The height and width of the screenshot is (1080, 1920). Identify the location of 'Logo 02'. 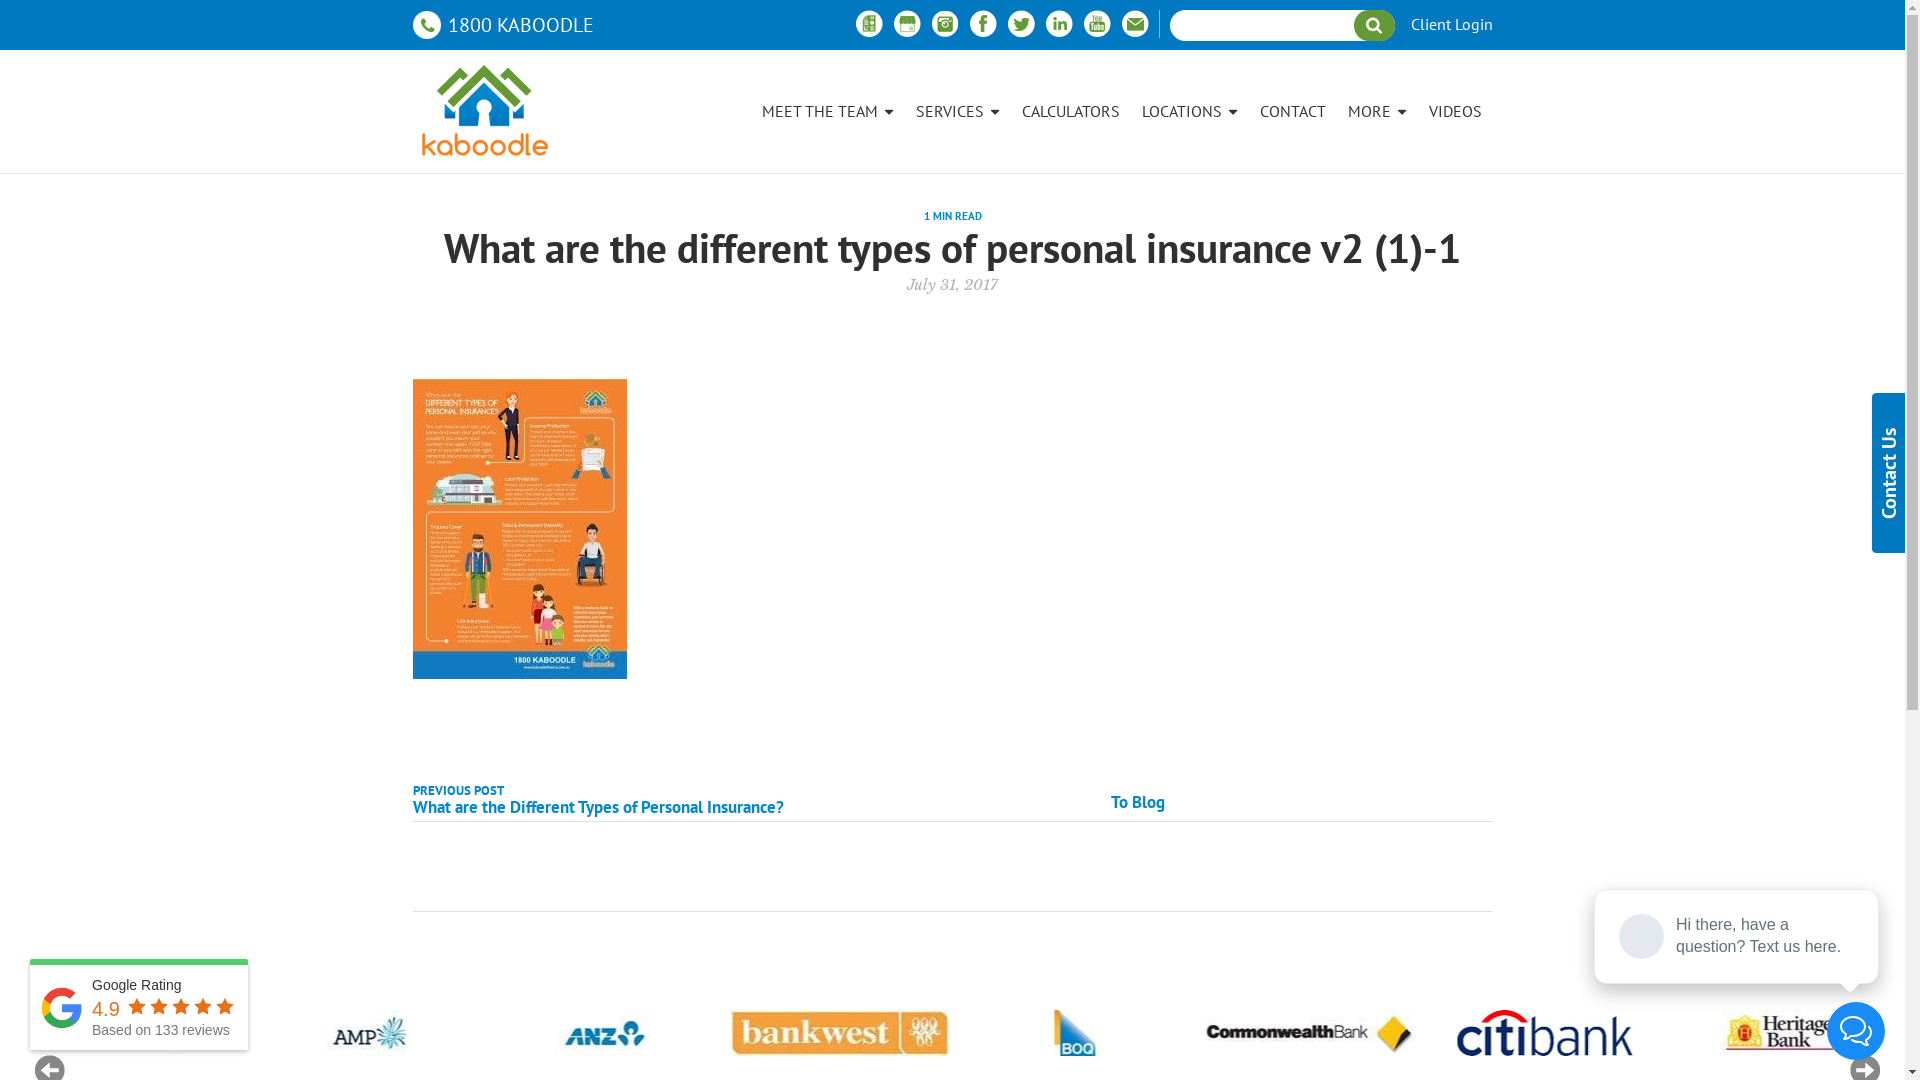
(131, 1033).